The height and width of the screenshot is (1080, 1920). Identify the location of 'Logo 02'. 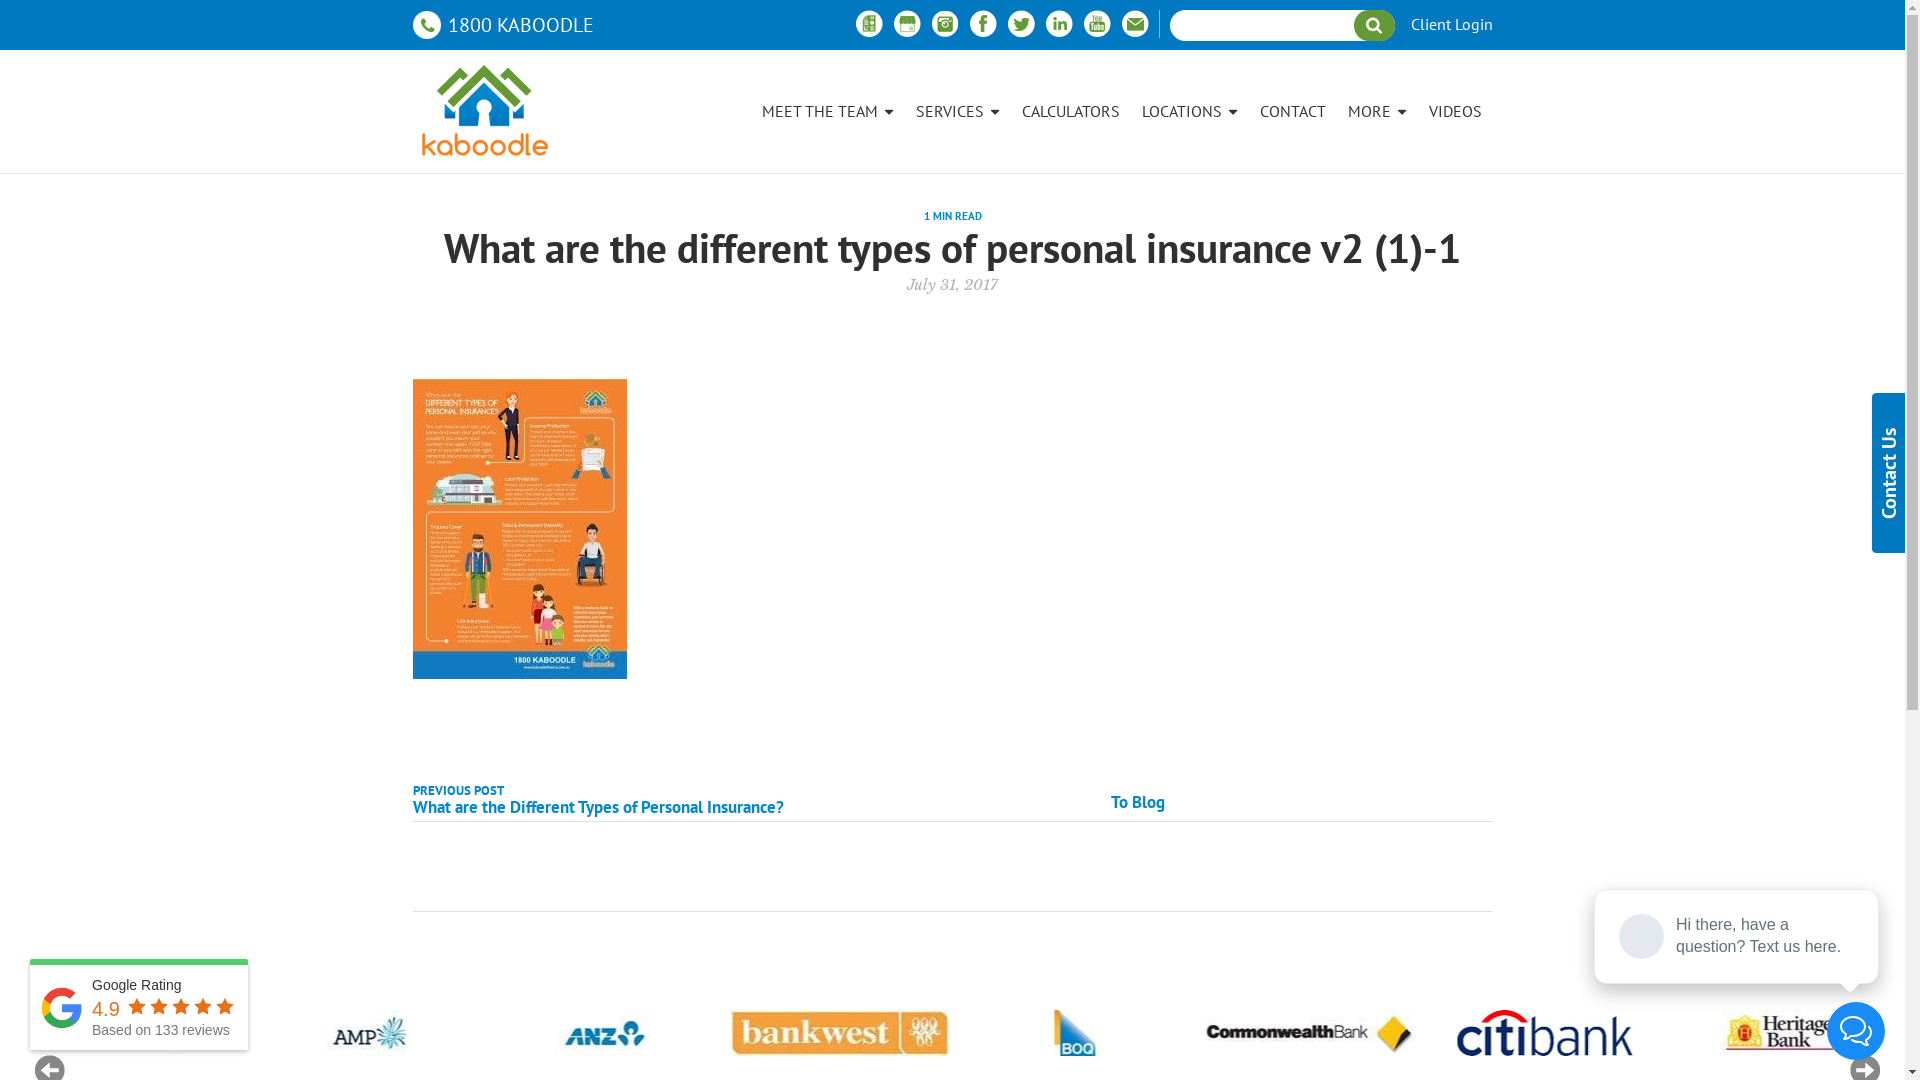
(131, 1033).